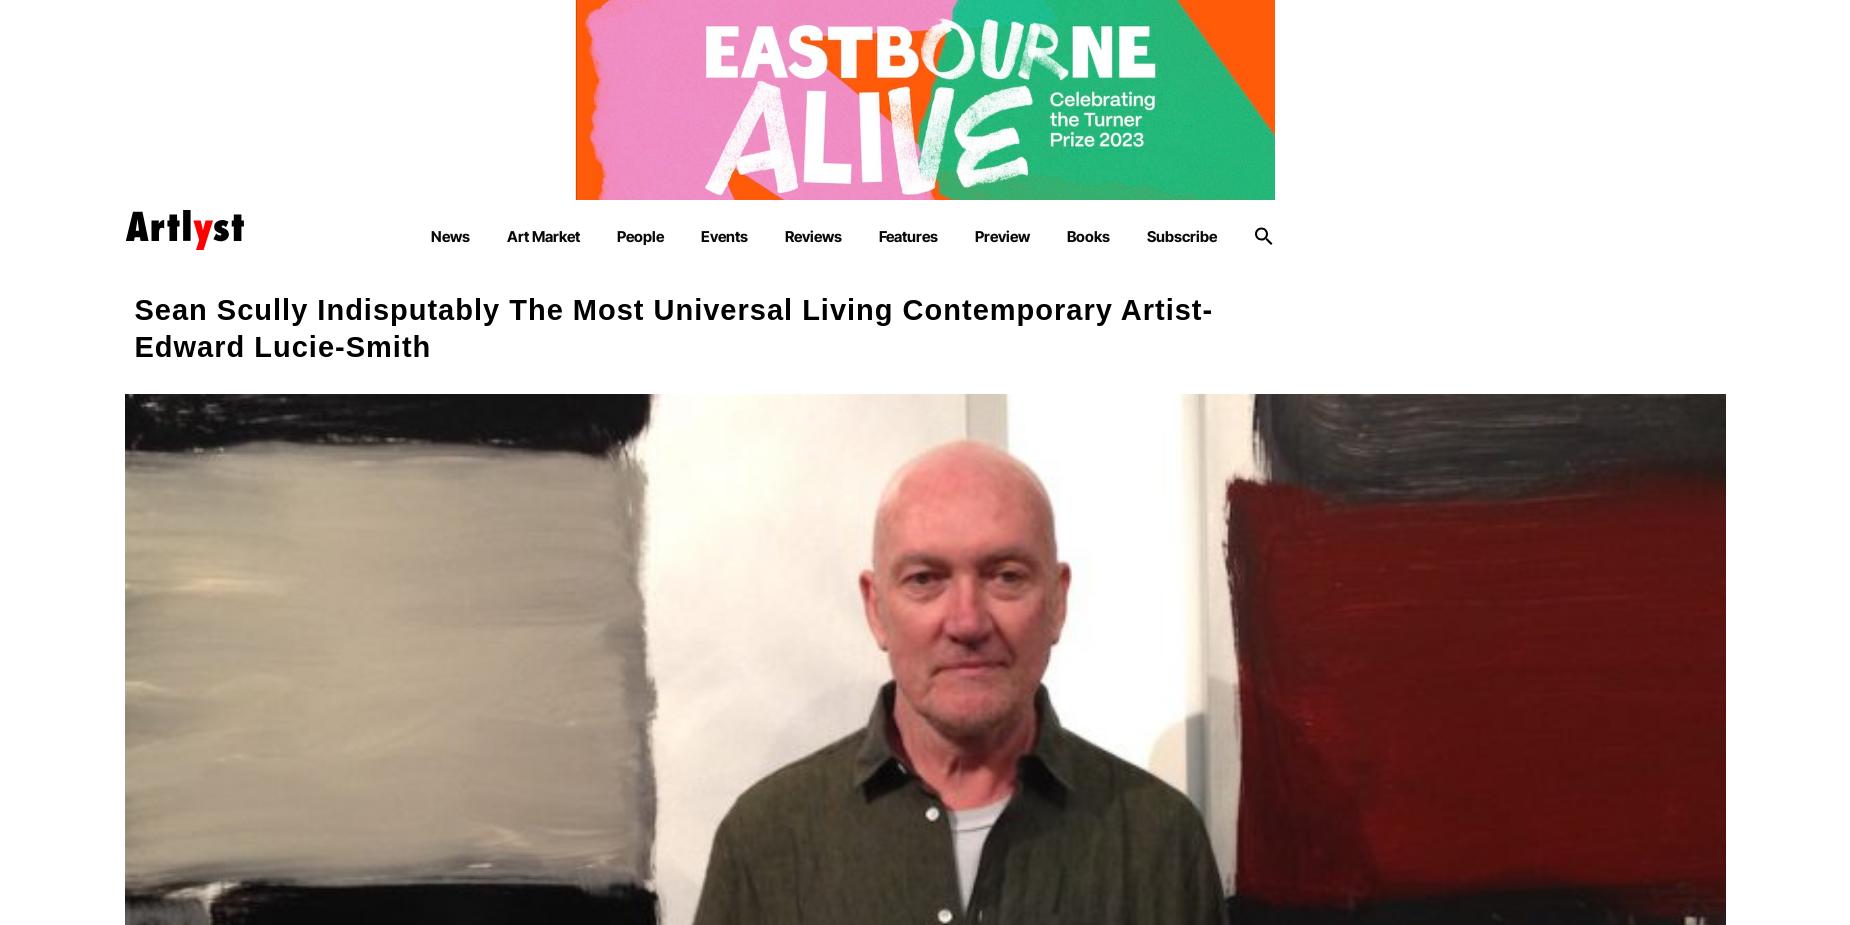 The image size is (1850, 925). I want to click on 'Preview', so click(1000, 235).